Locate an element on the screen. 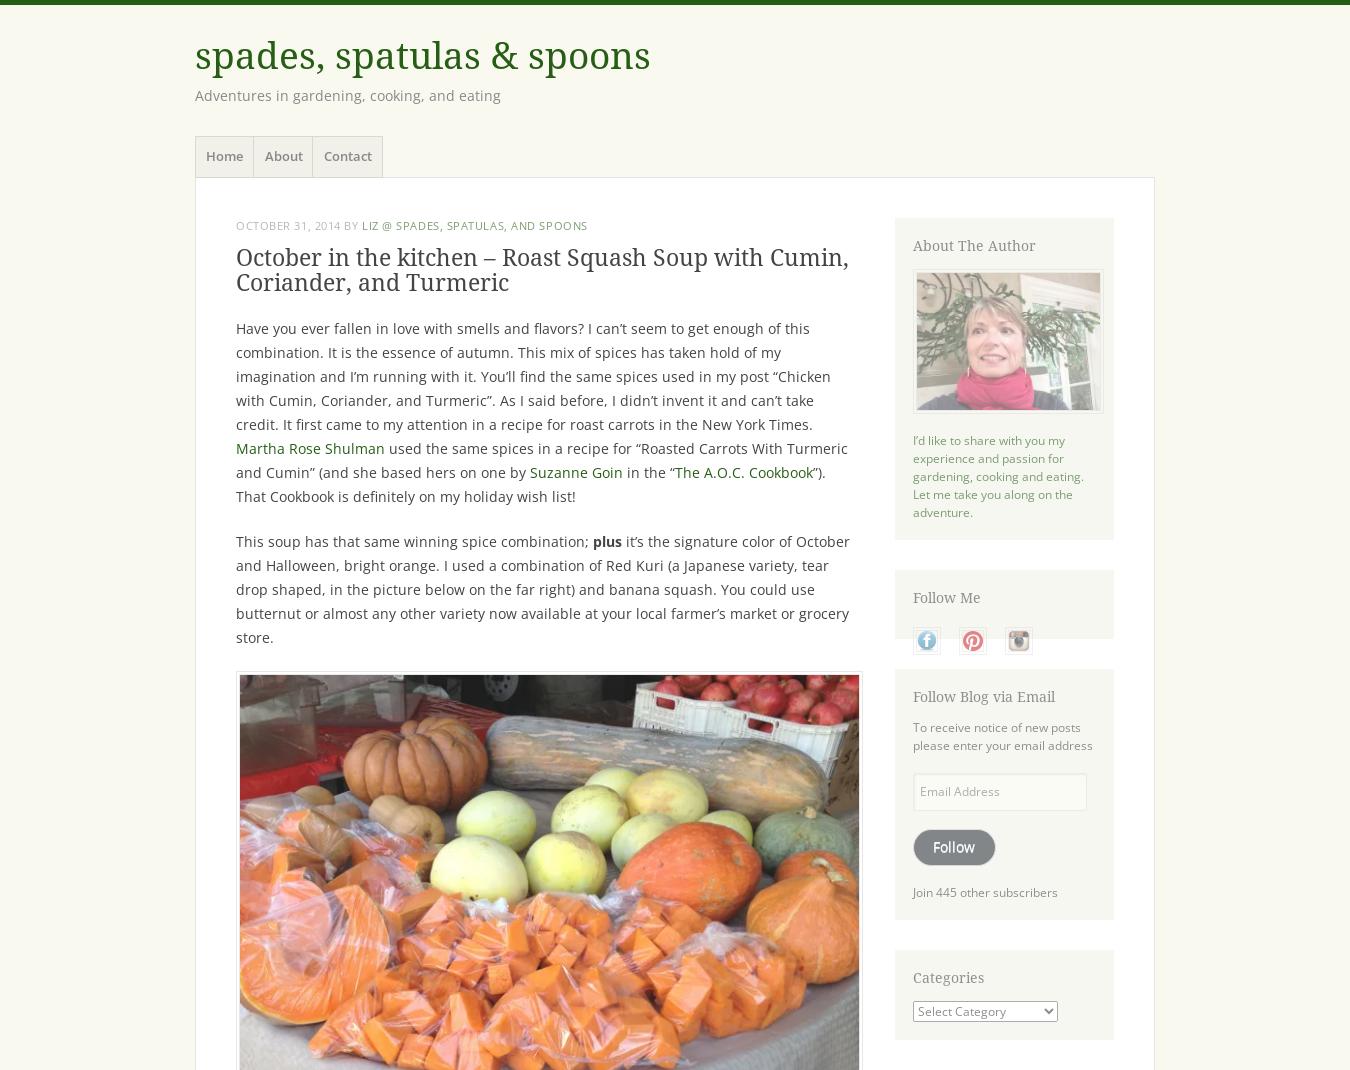 The image size is (1350, 1070). 'October 31, 2014' is located at coordinates (286, 224).